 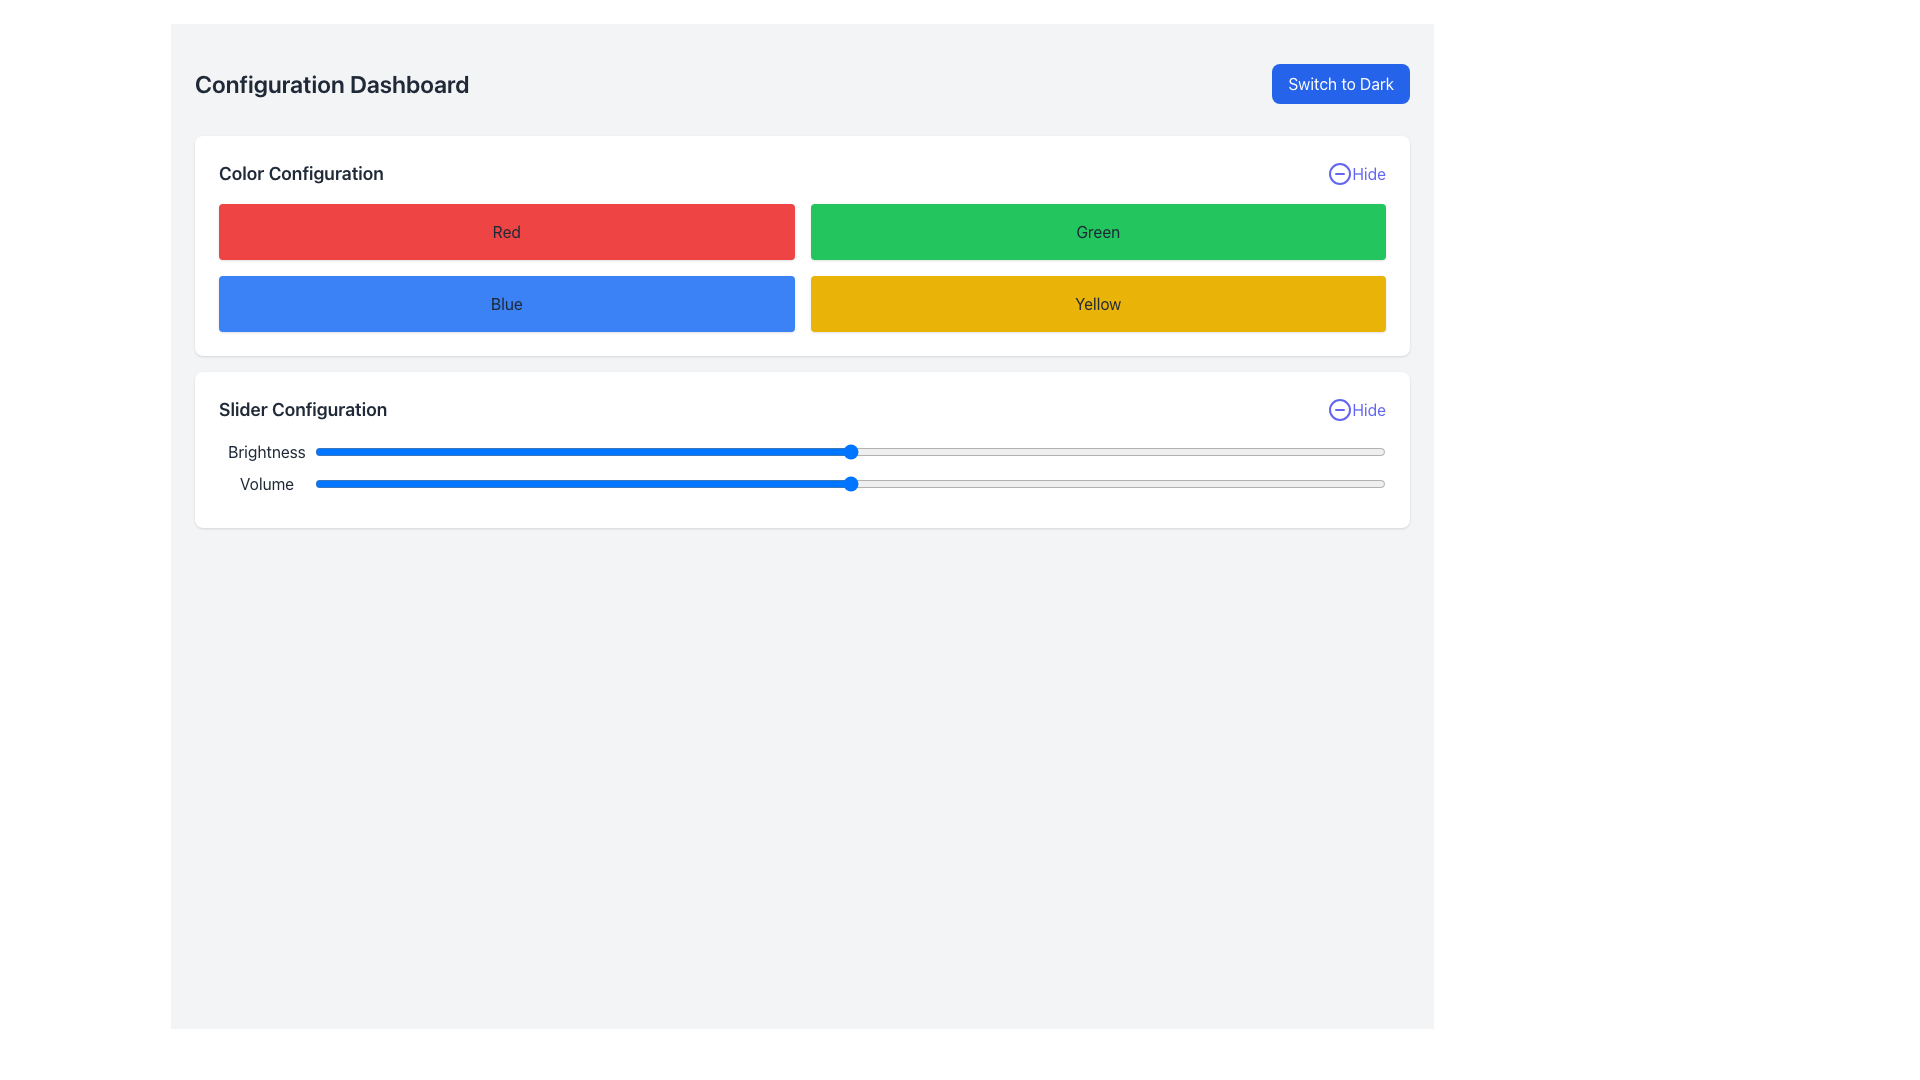 I want to click on volume, so click(x=753, y=483).